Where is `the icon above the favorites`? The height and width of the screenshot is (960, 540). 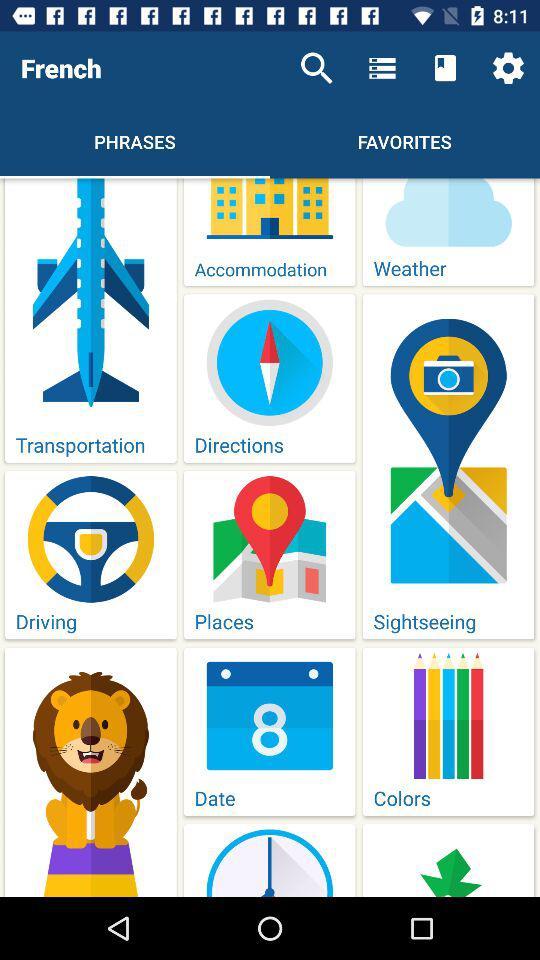 the icon above the favorites is located at coordinates (445, 68).